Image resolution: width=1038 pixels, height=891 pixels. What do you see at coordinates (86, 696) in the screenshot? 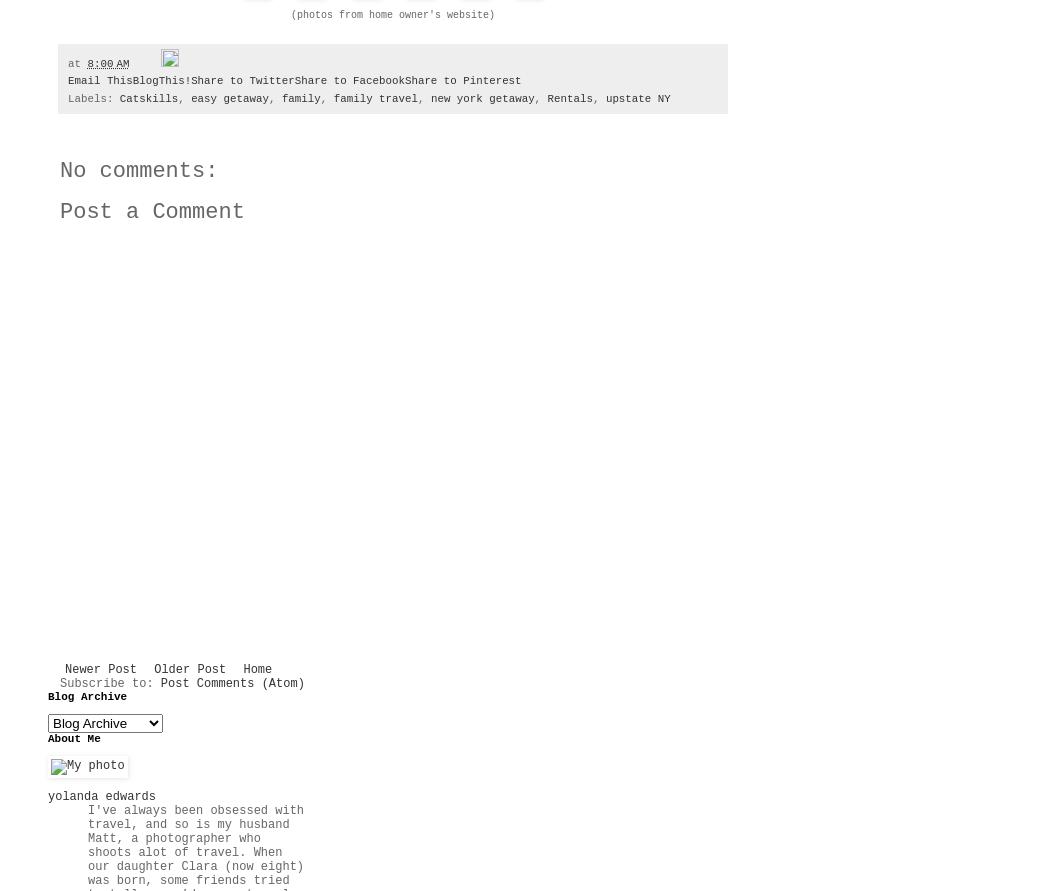
I see `'Blog Archive'` at bounding box center [86, 696].